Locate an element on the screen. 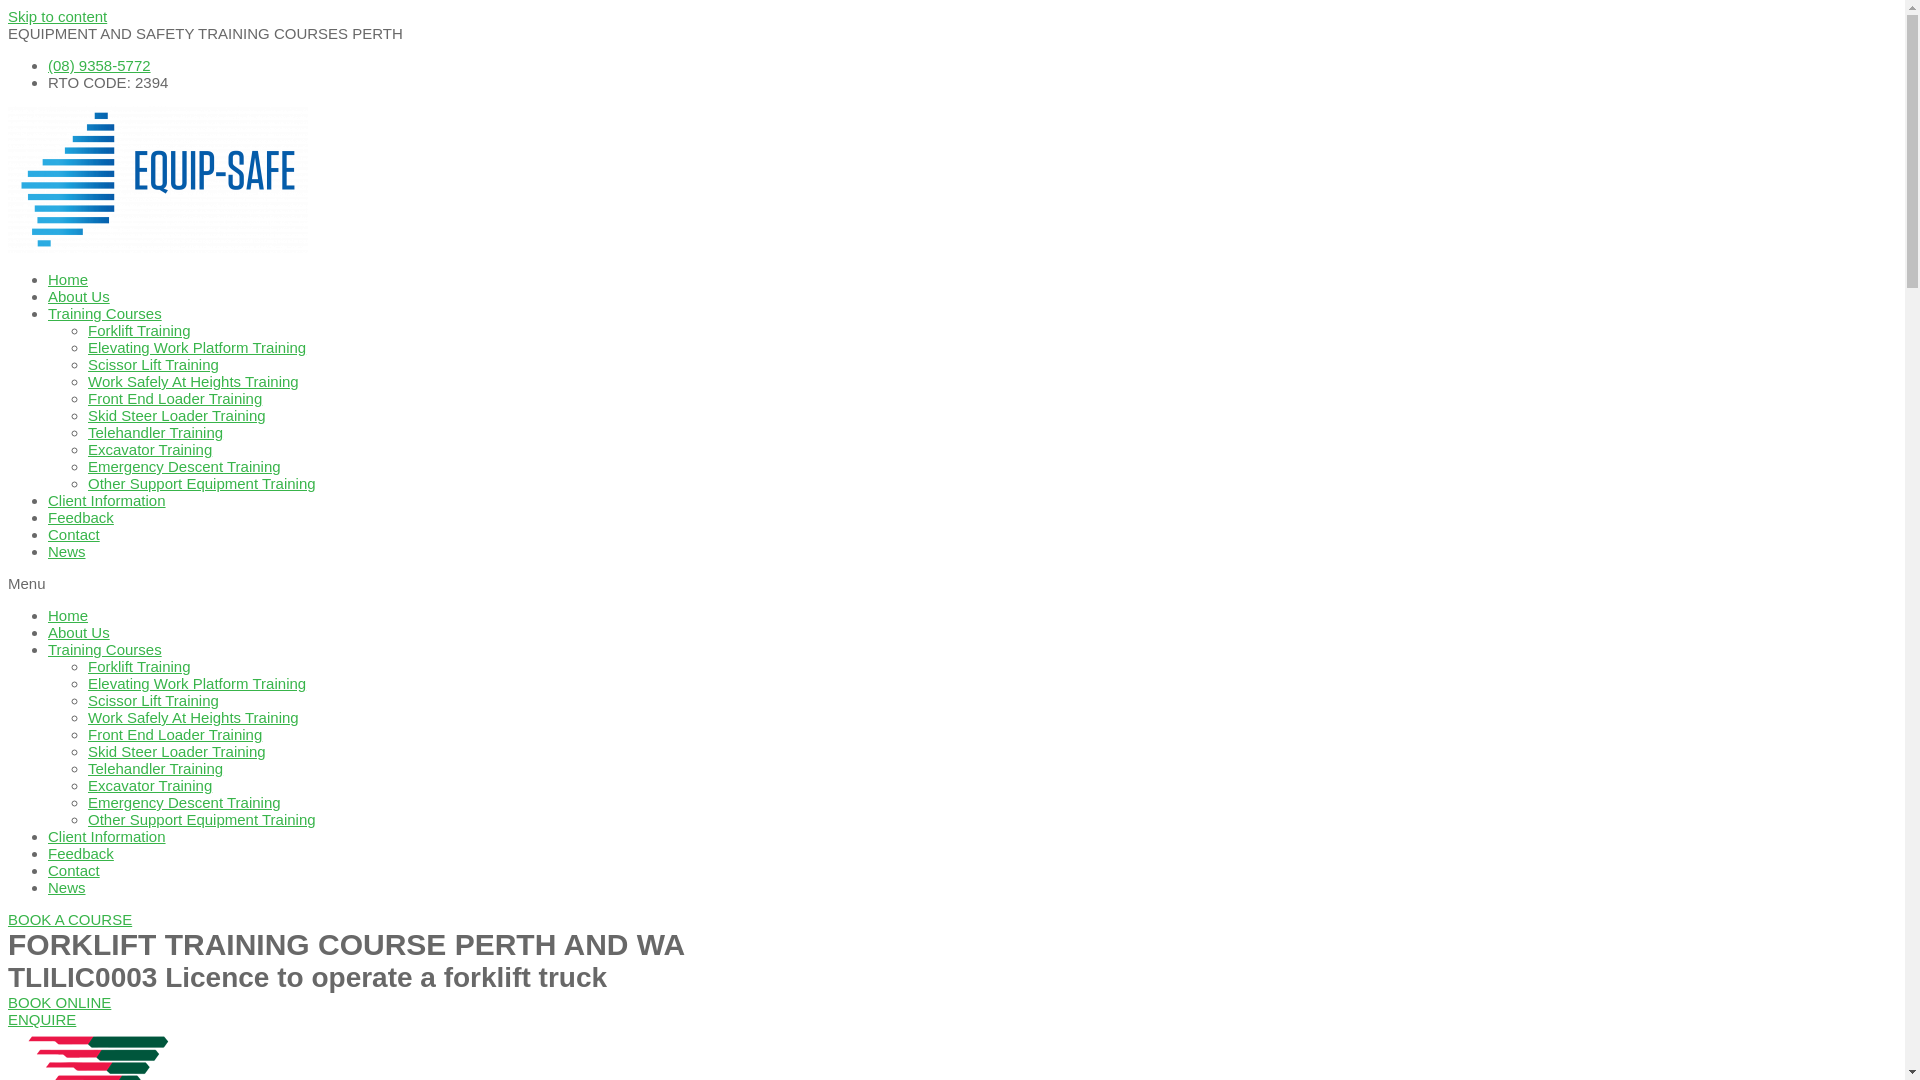  'Scissor Lift Training' is located at coordinates (86, 699).